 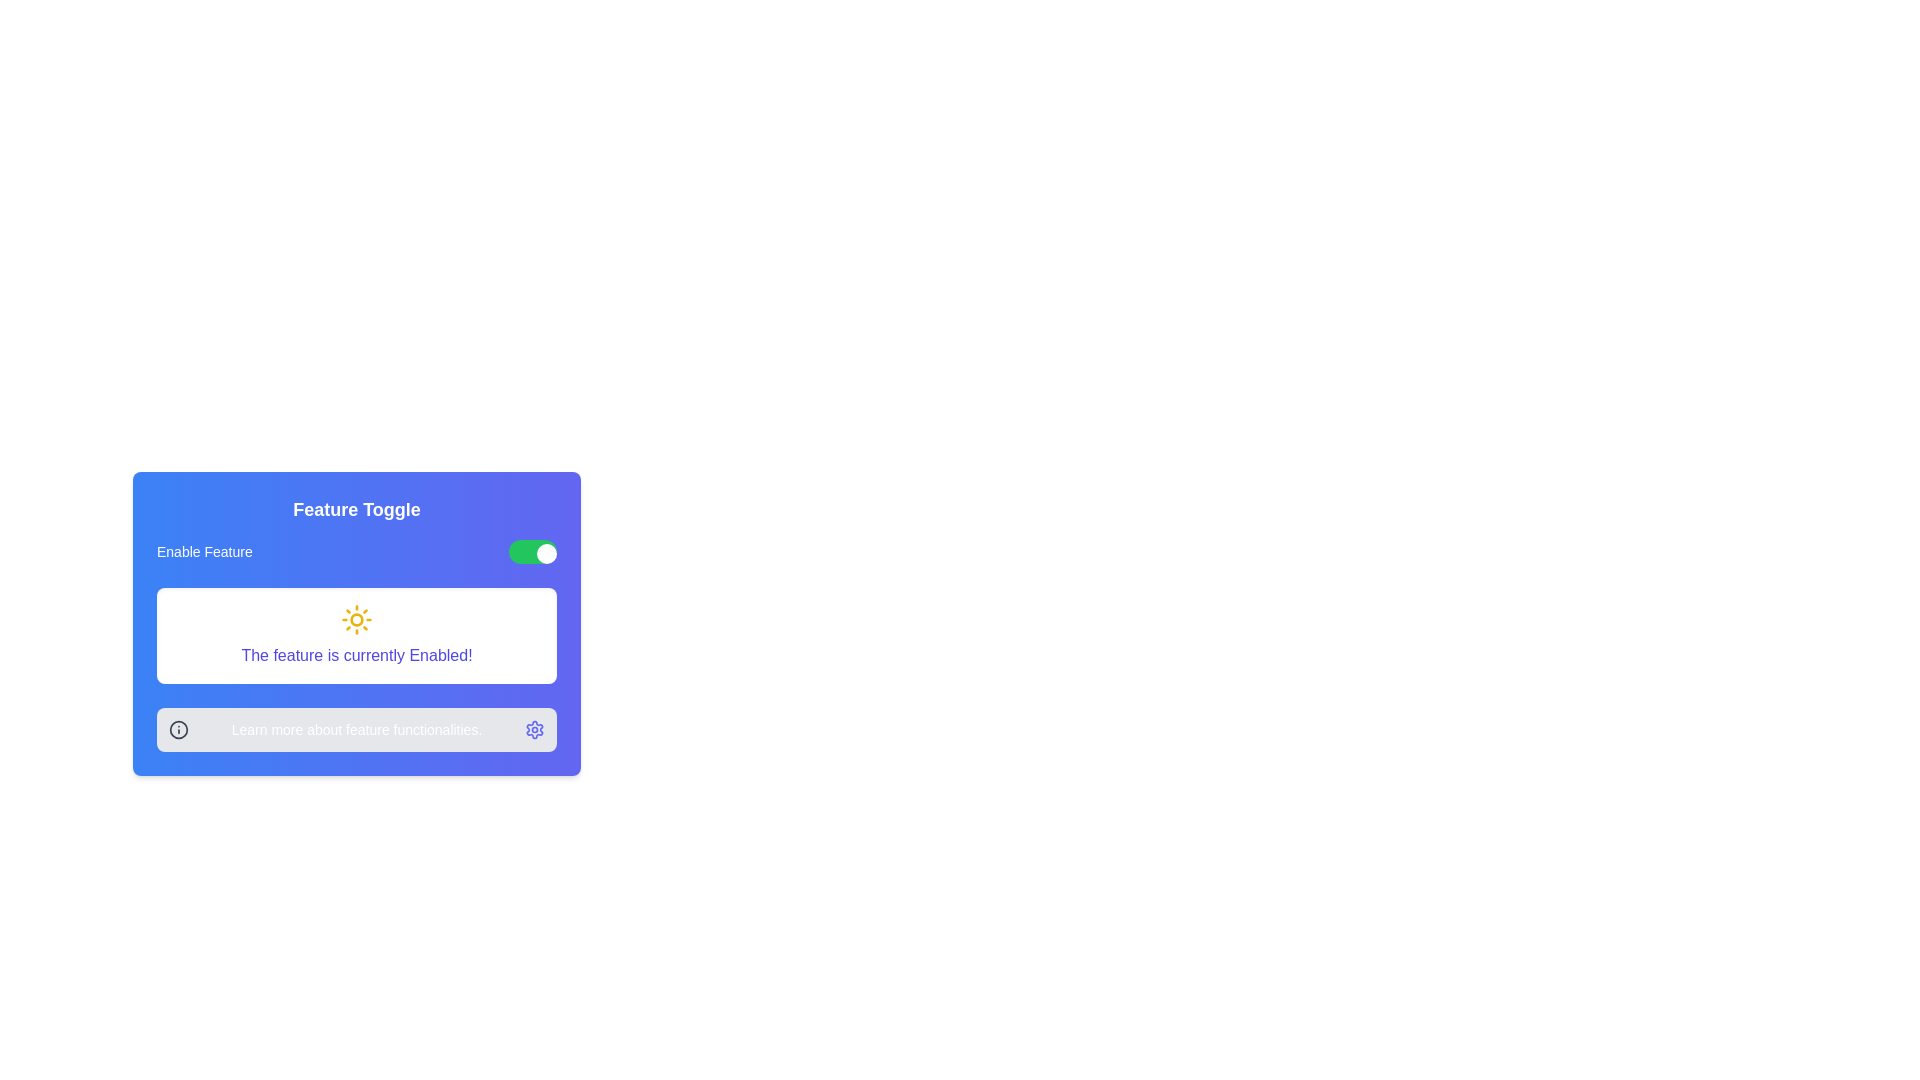 I want to click on the circular component located centrally within the sun icon, which is part of the interface containing the text 'The feature is currently Enabled!', so click(x=356, y=619).